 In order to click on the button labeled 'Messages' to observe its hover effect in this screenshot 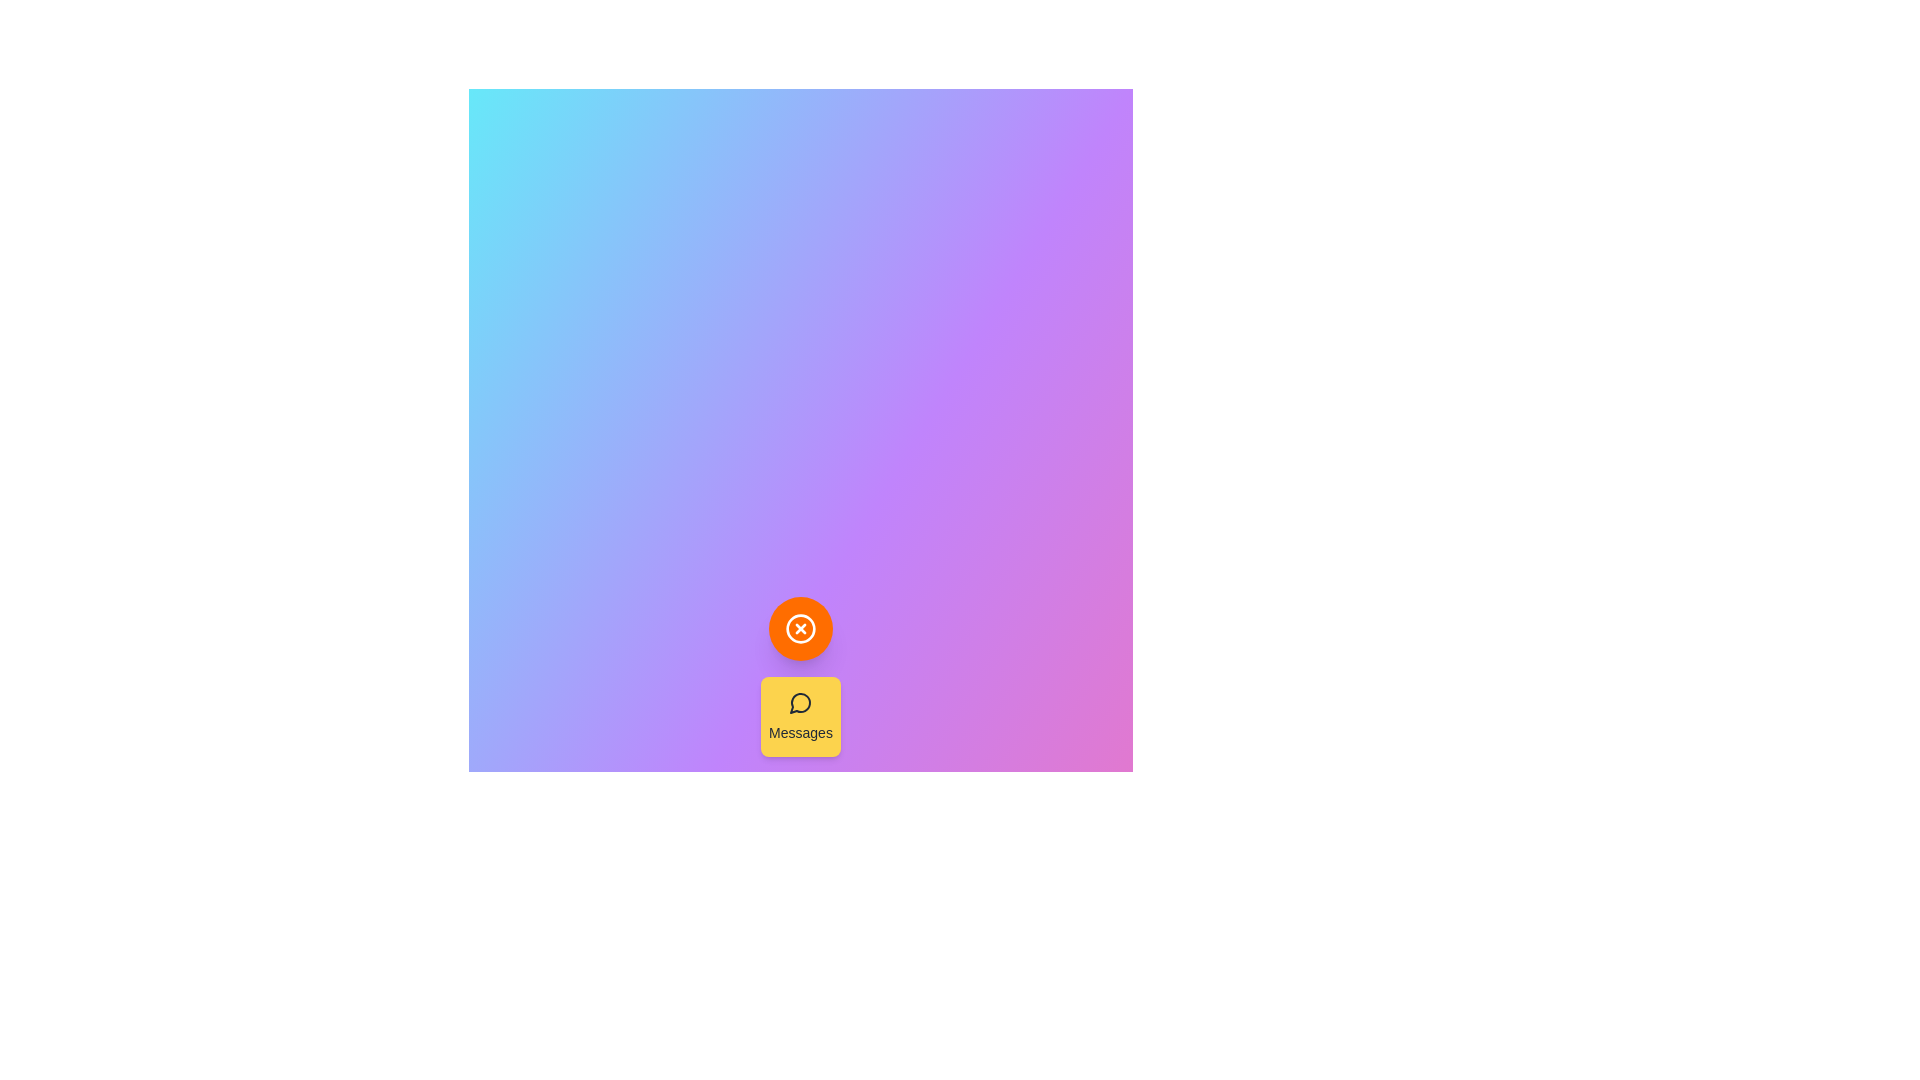, I will do `click(801, 716)`.